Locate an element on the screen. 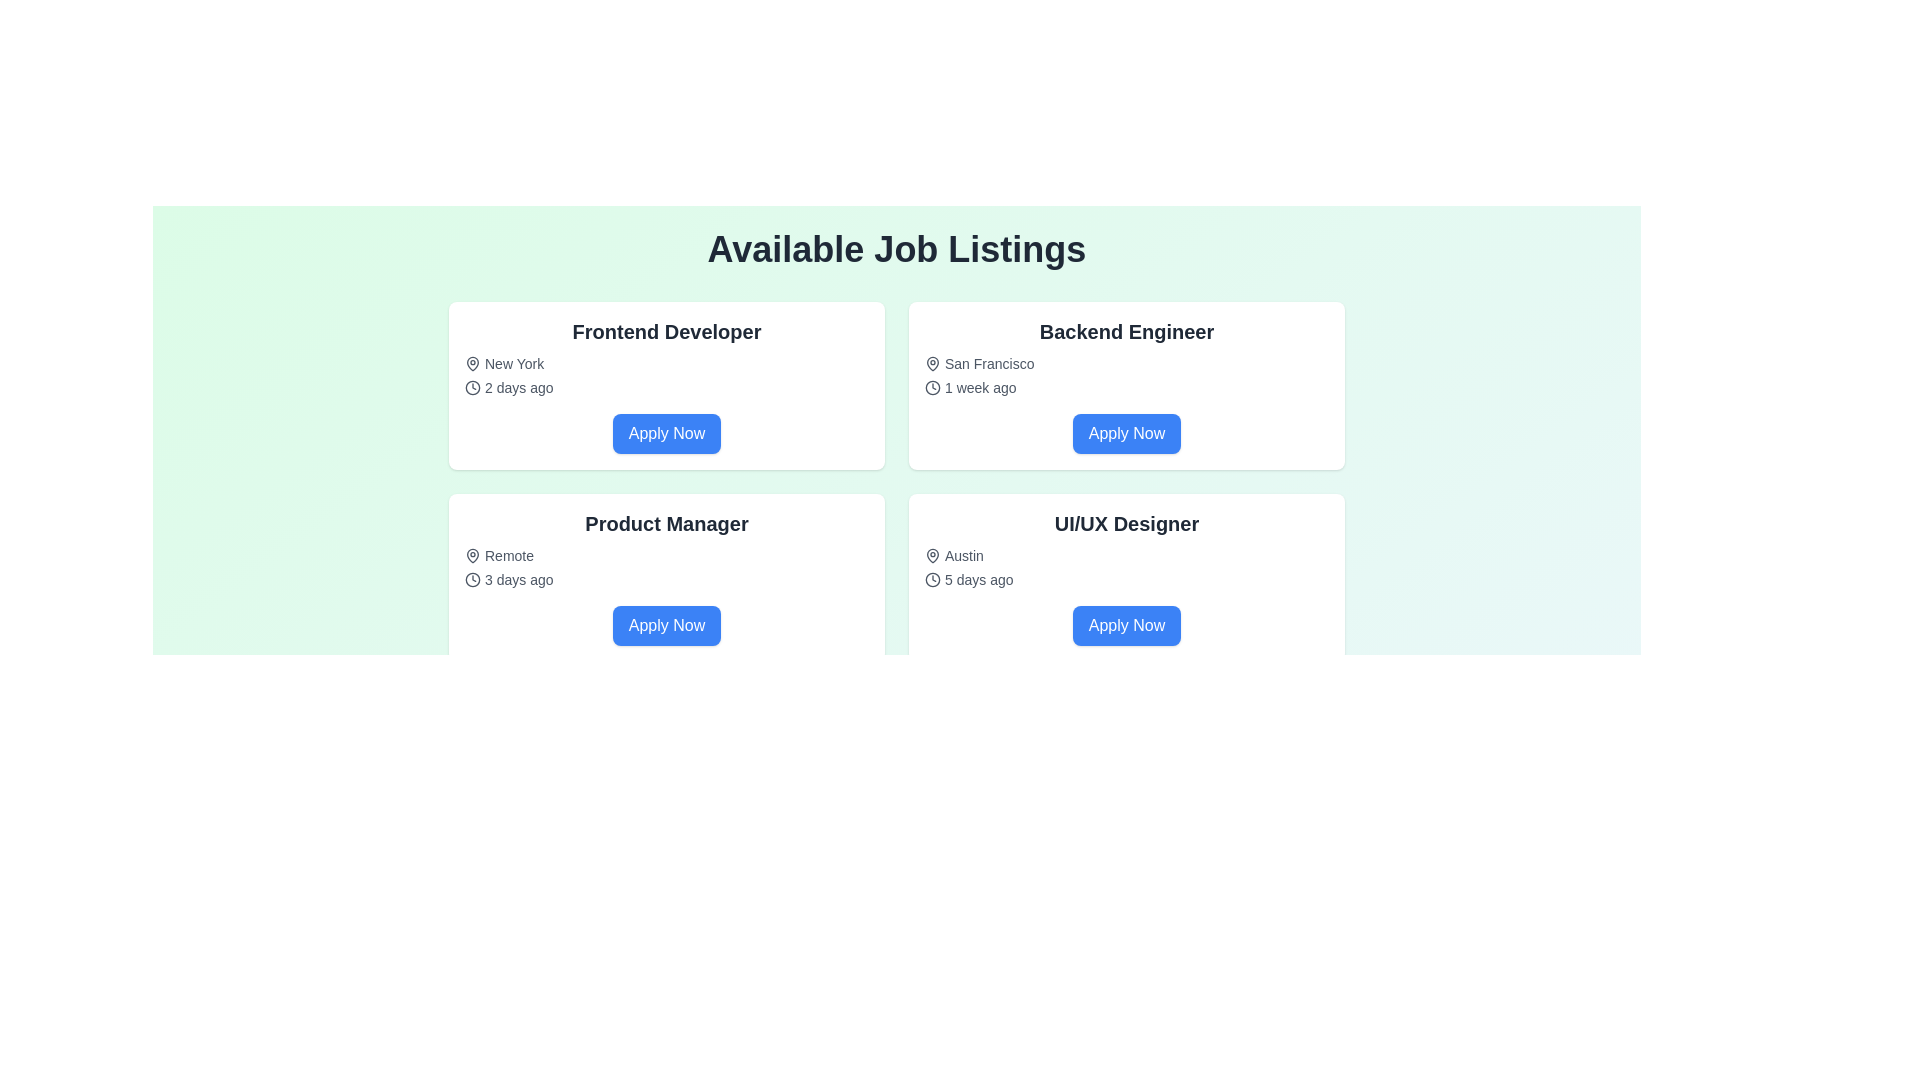  the Job listing card in the upper-left quadrant of the grid layout to change its background color to light gray is located at coordinates (667, 385).